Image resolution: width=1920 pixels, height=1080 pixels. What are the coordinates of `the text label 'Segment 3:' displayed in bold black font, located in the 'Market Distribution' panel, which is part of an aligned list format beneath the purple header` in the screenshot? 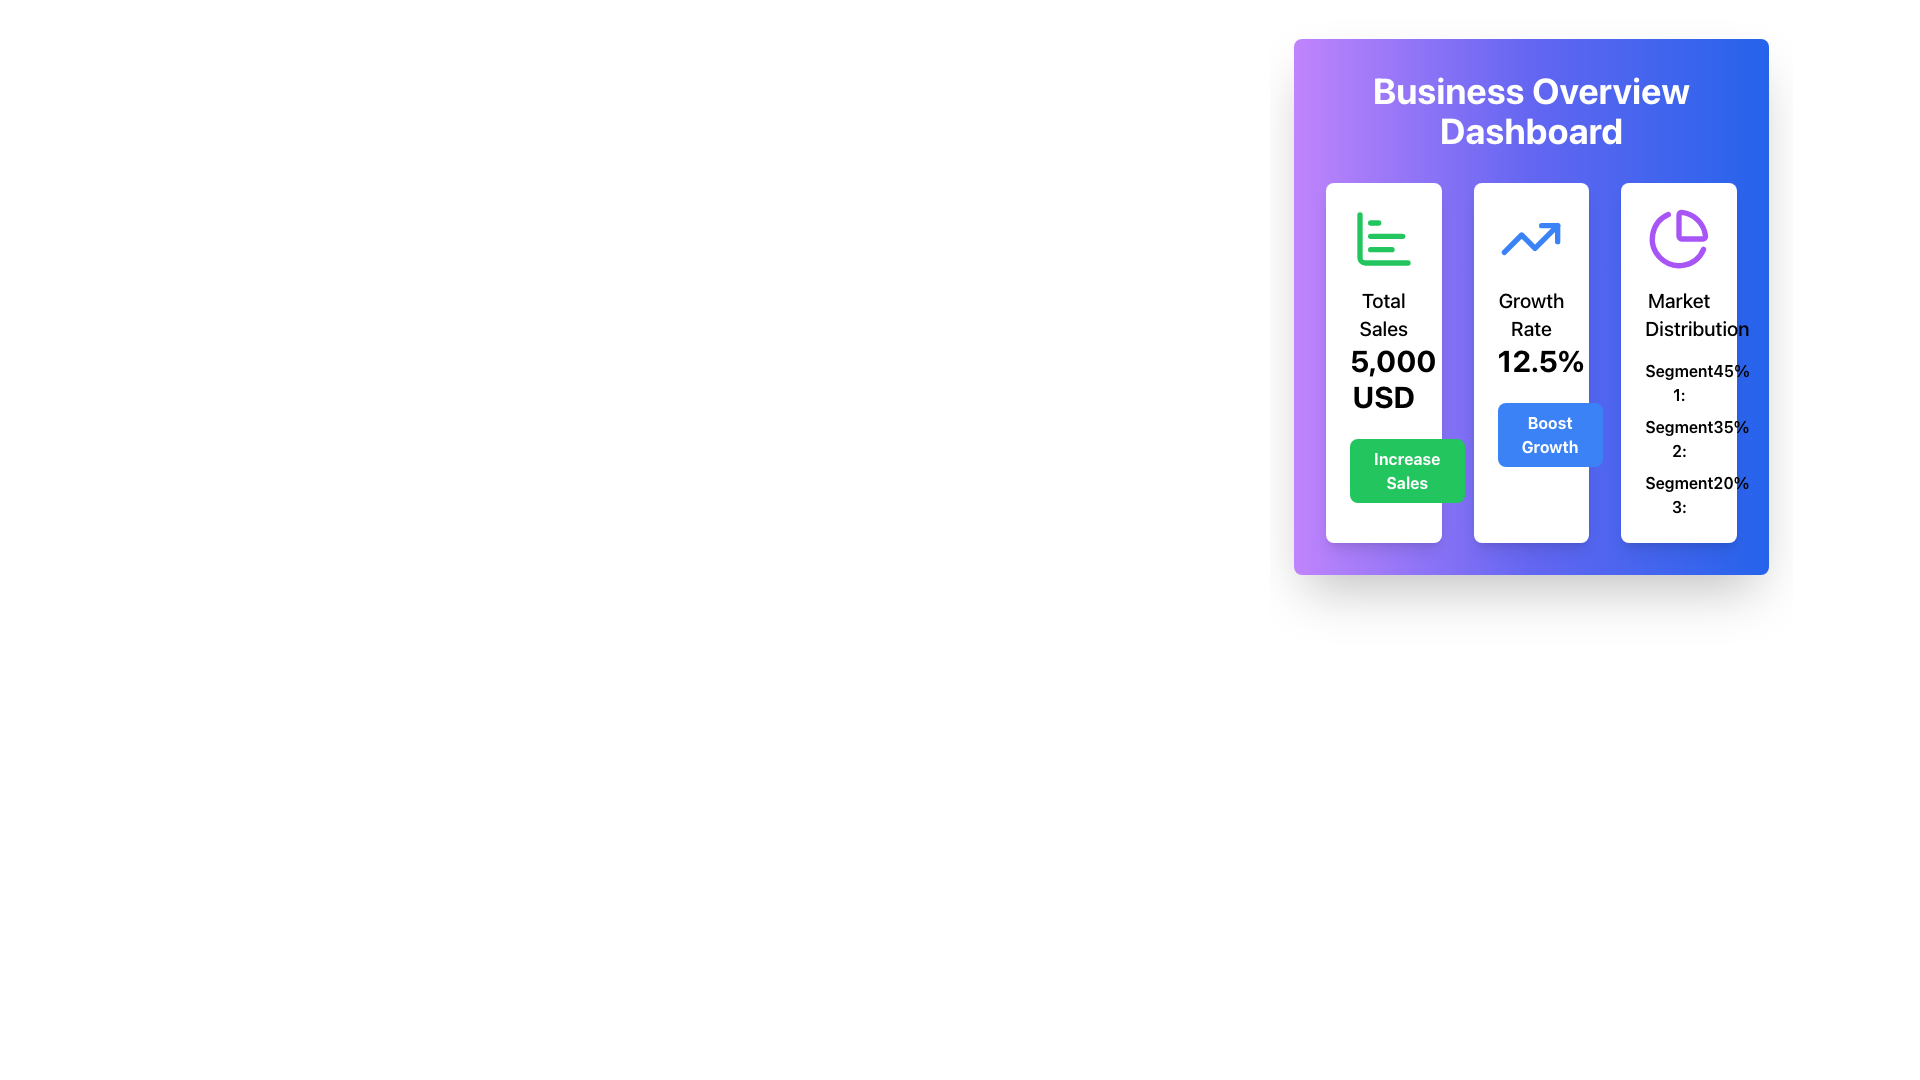 It's located at (1679, 494).